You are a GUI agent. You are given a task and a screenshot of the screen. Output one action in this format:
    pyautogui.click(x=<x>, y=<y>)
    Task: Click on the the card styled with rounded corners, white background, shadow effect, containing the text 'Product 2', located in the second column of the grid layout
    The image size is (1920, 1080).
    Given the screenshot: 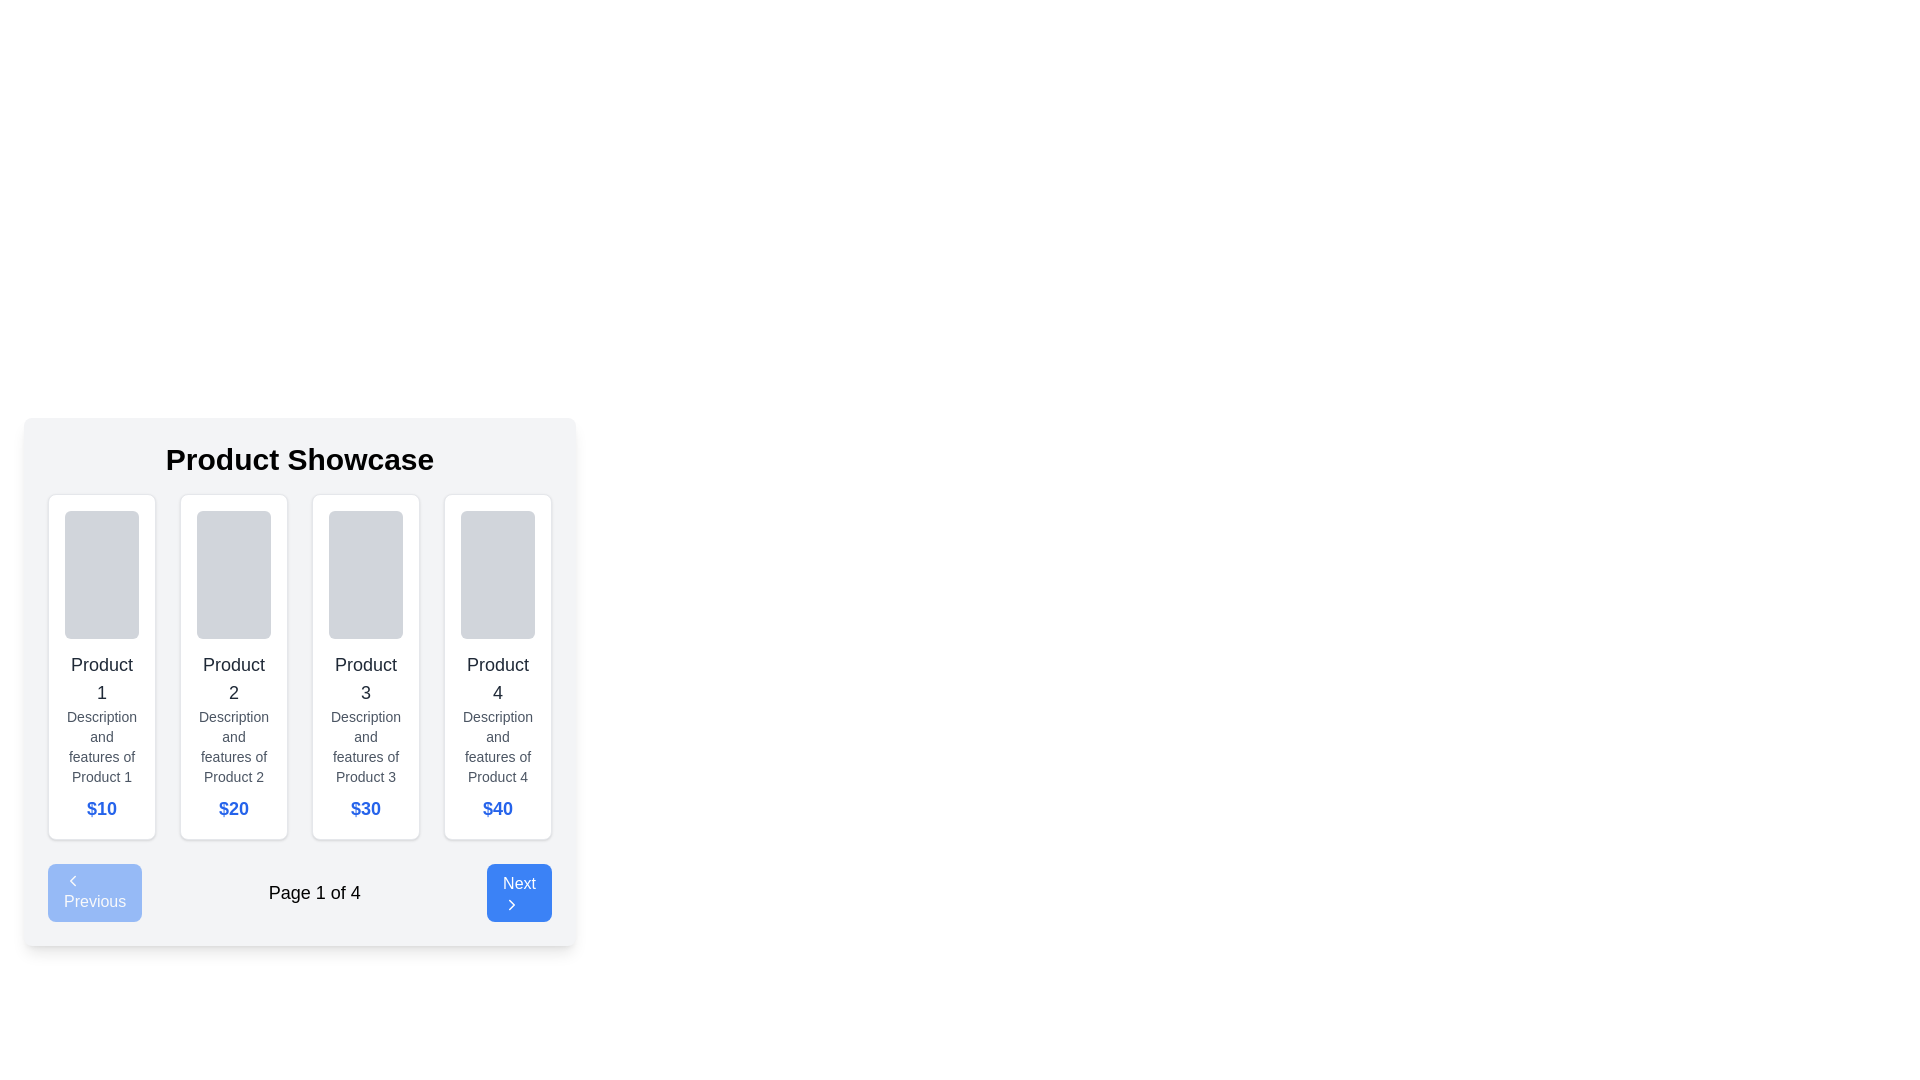 What is the action you would take?
    pyautogui.click(x=234, y=667)
    